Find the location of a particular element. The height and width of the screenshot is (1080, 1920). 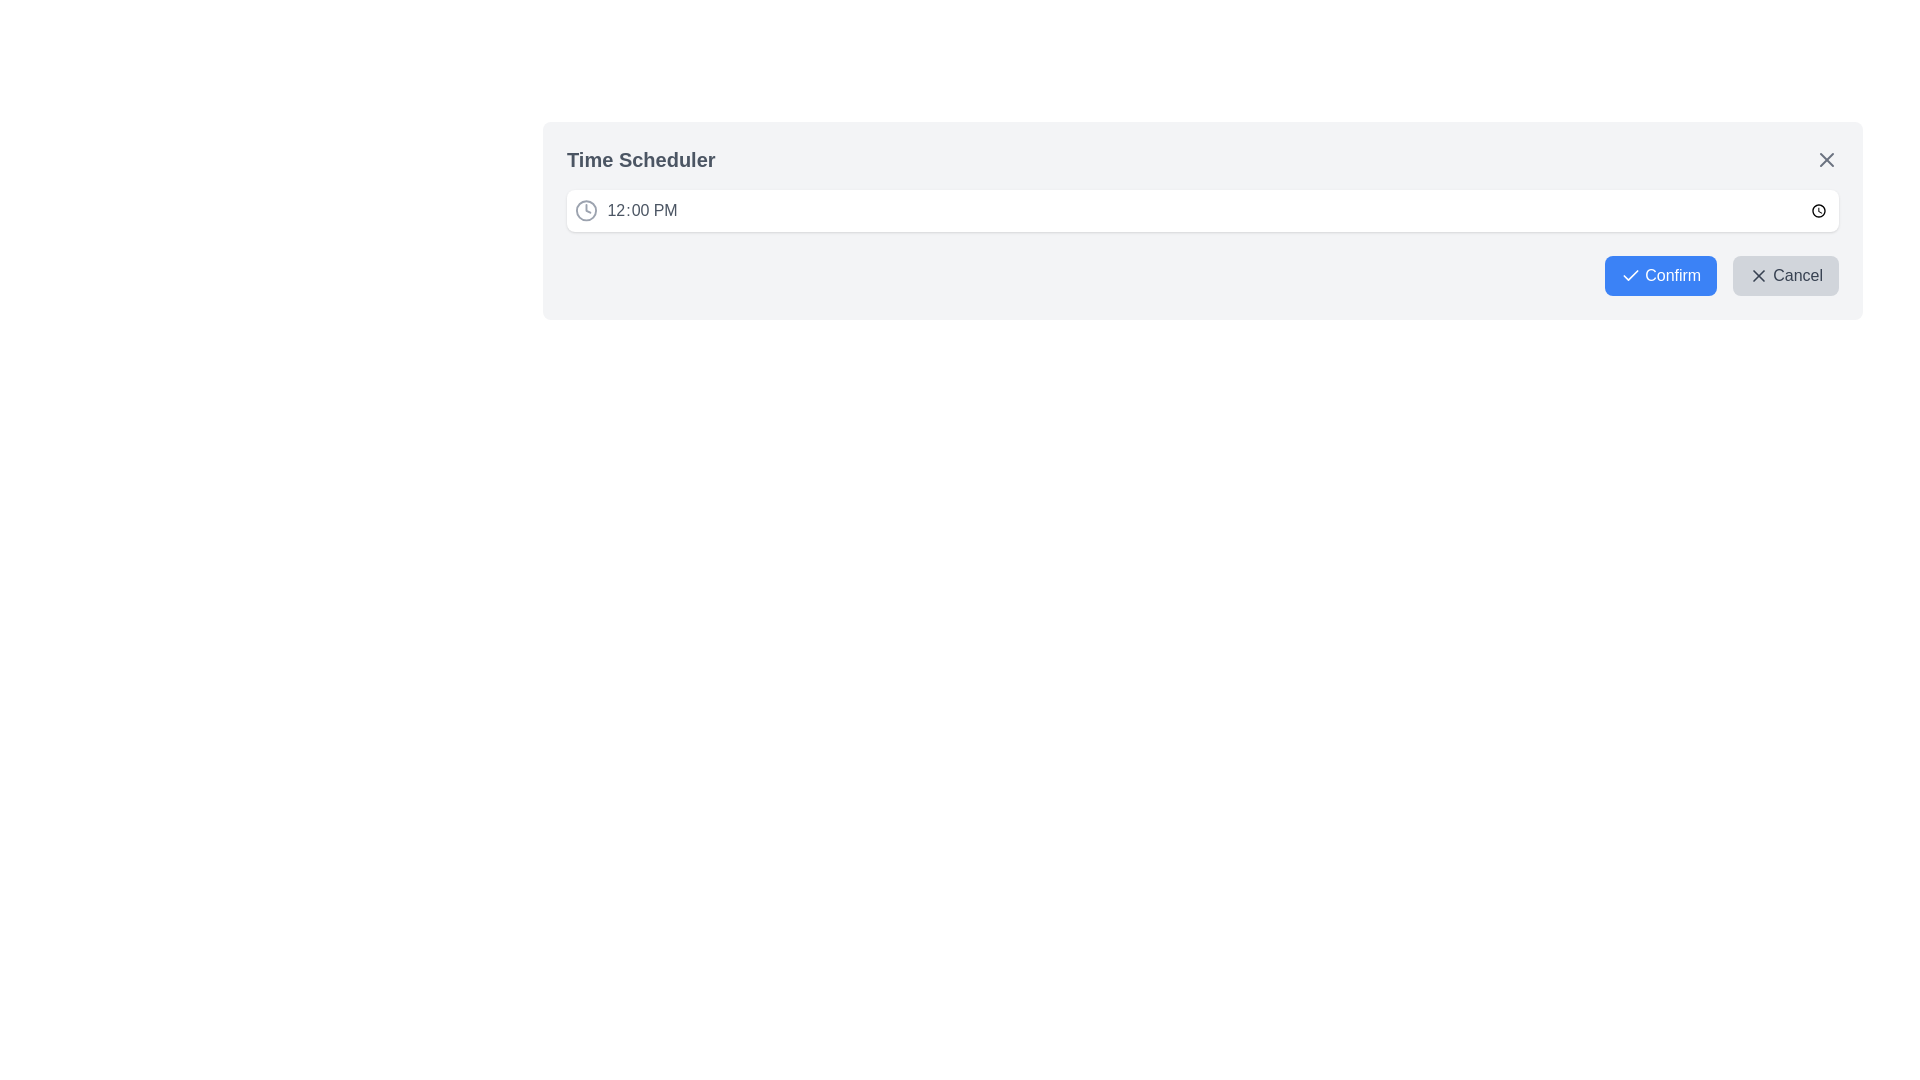

the 'Cancel' button with a gray background and rounded corners, labeled in gray text, which is the second button in a group aligned at the bottom-right of the panel is located at coordinates (1786, 276).